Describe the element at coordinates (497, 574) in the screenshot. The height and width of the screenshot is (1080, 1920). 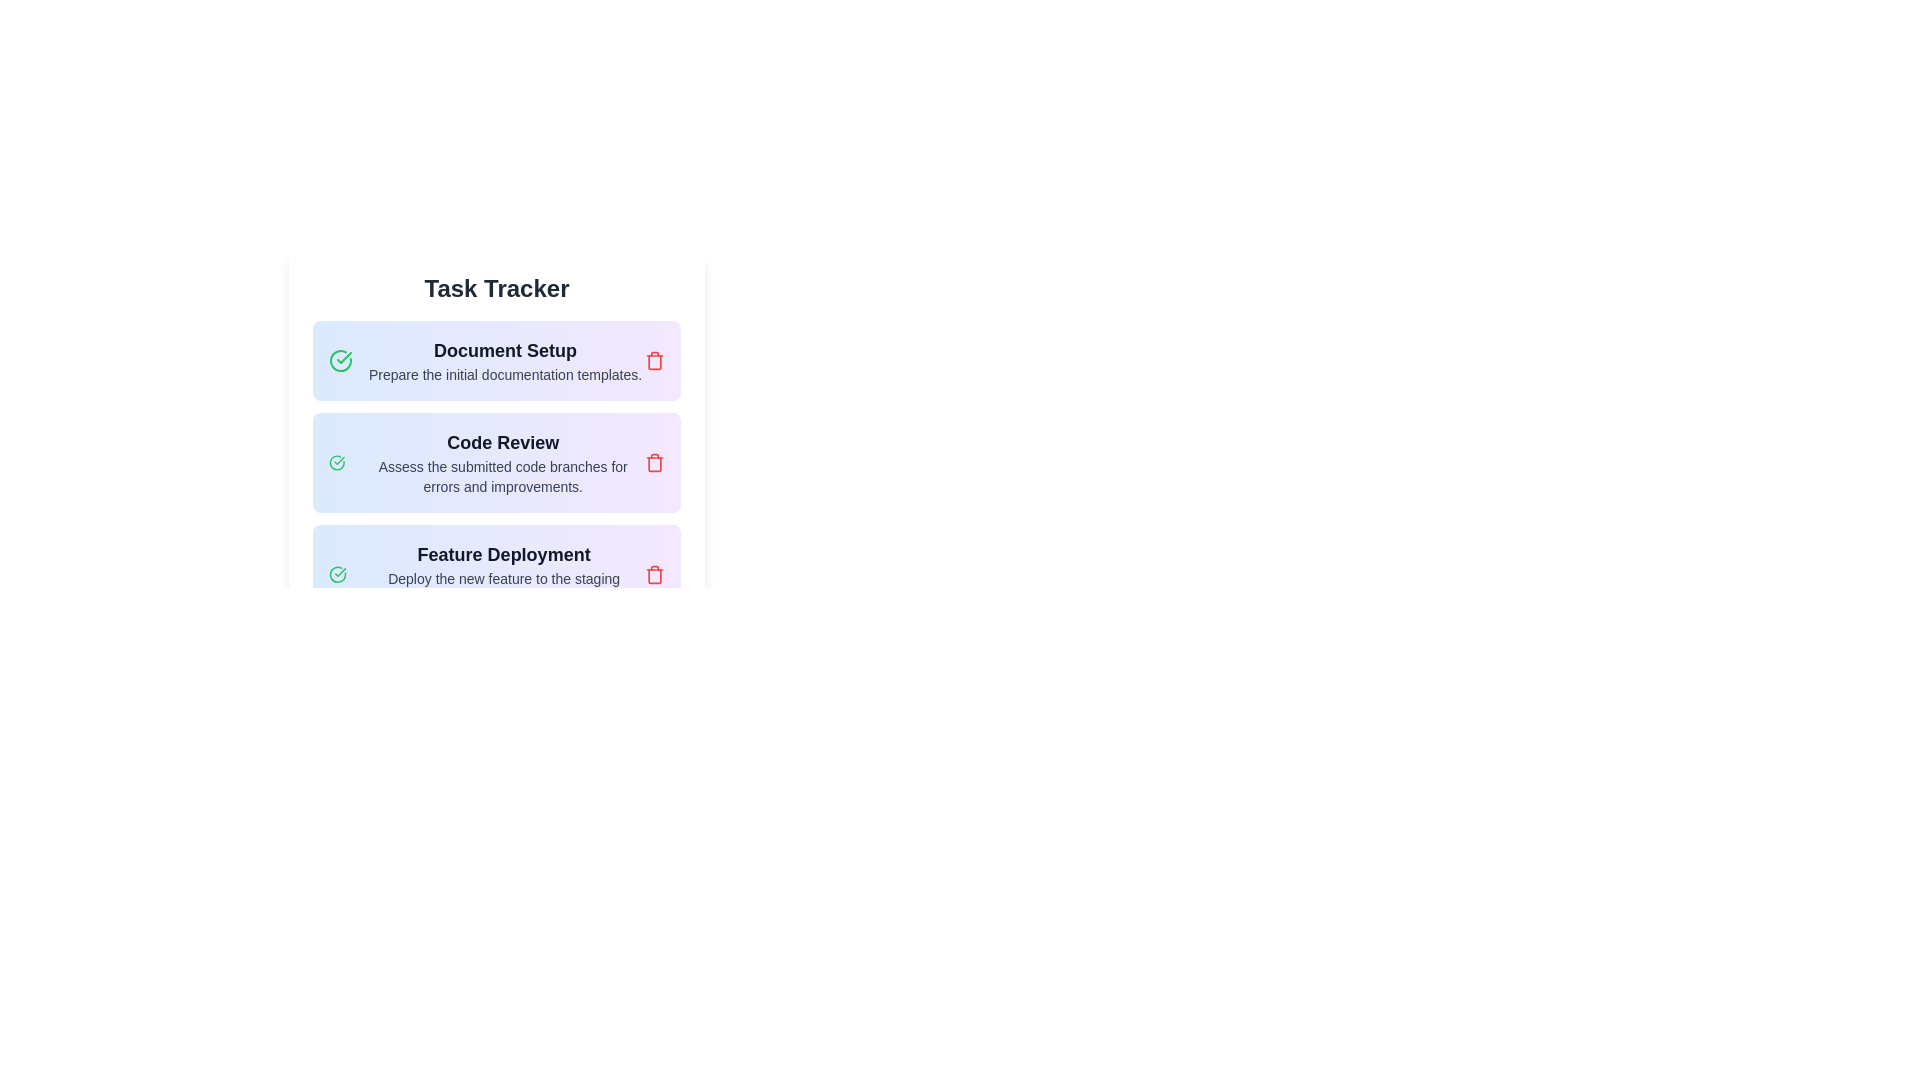
I see `the green checkmark icon in the task entry component labeled 'Feature Deployment' to mark the task as complete` at that location.